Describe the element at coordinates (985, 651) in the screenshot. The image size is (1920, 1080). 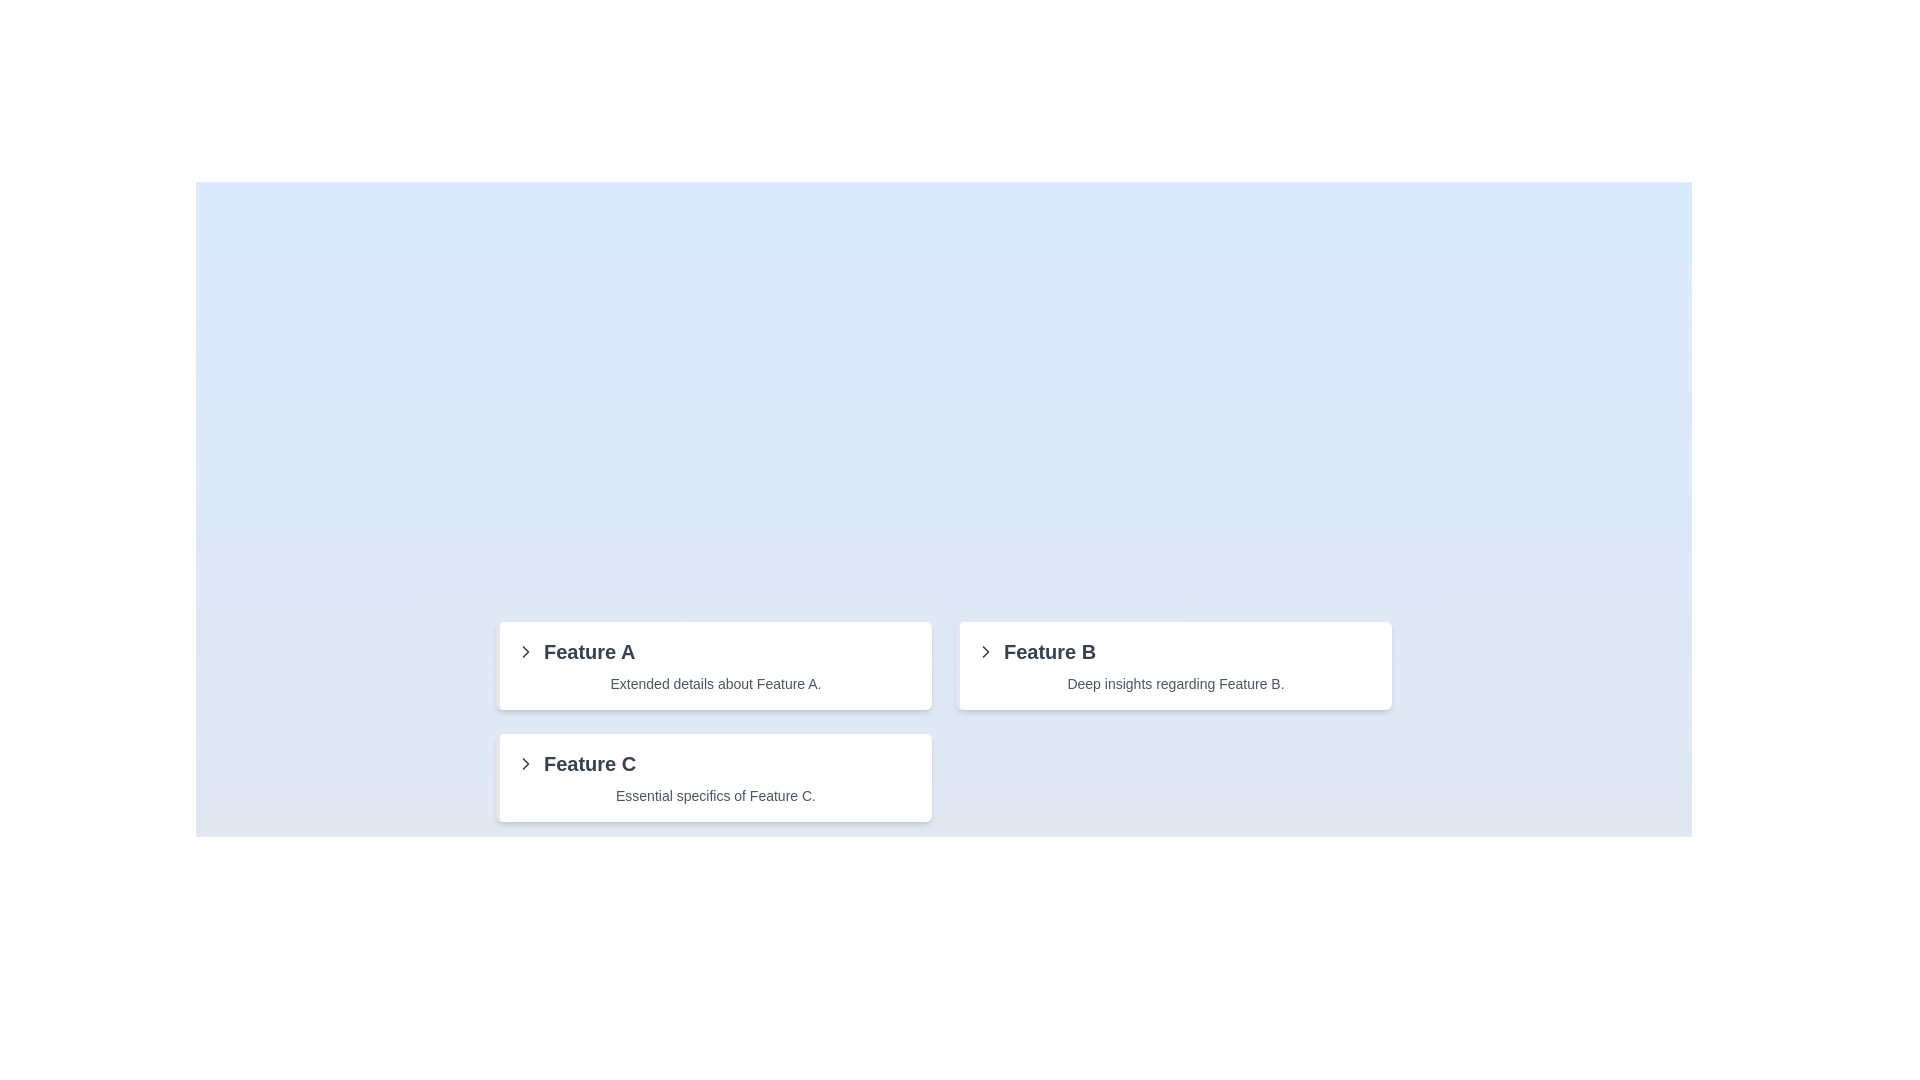
I see `the right-pointing chevron arrow icon located in the rightmost card labeled 'Feature B' on the interface` at that location.